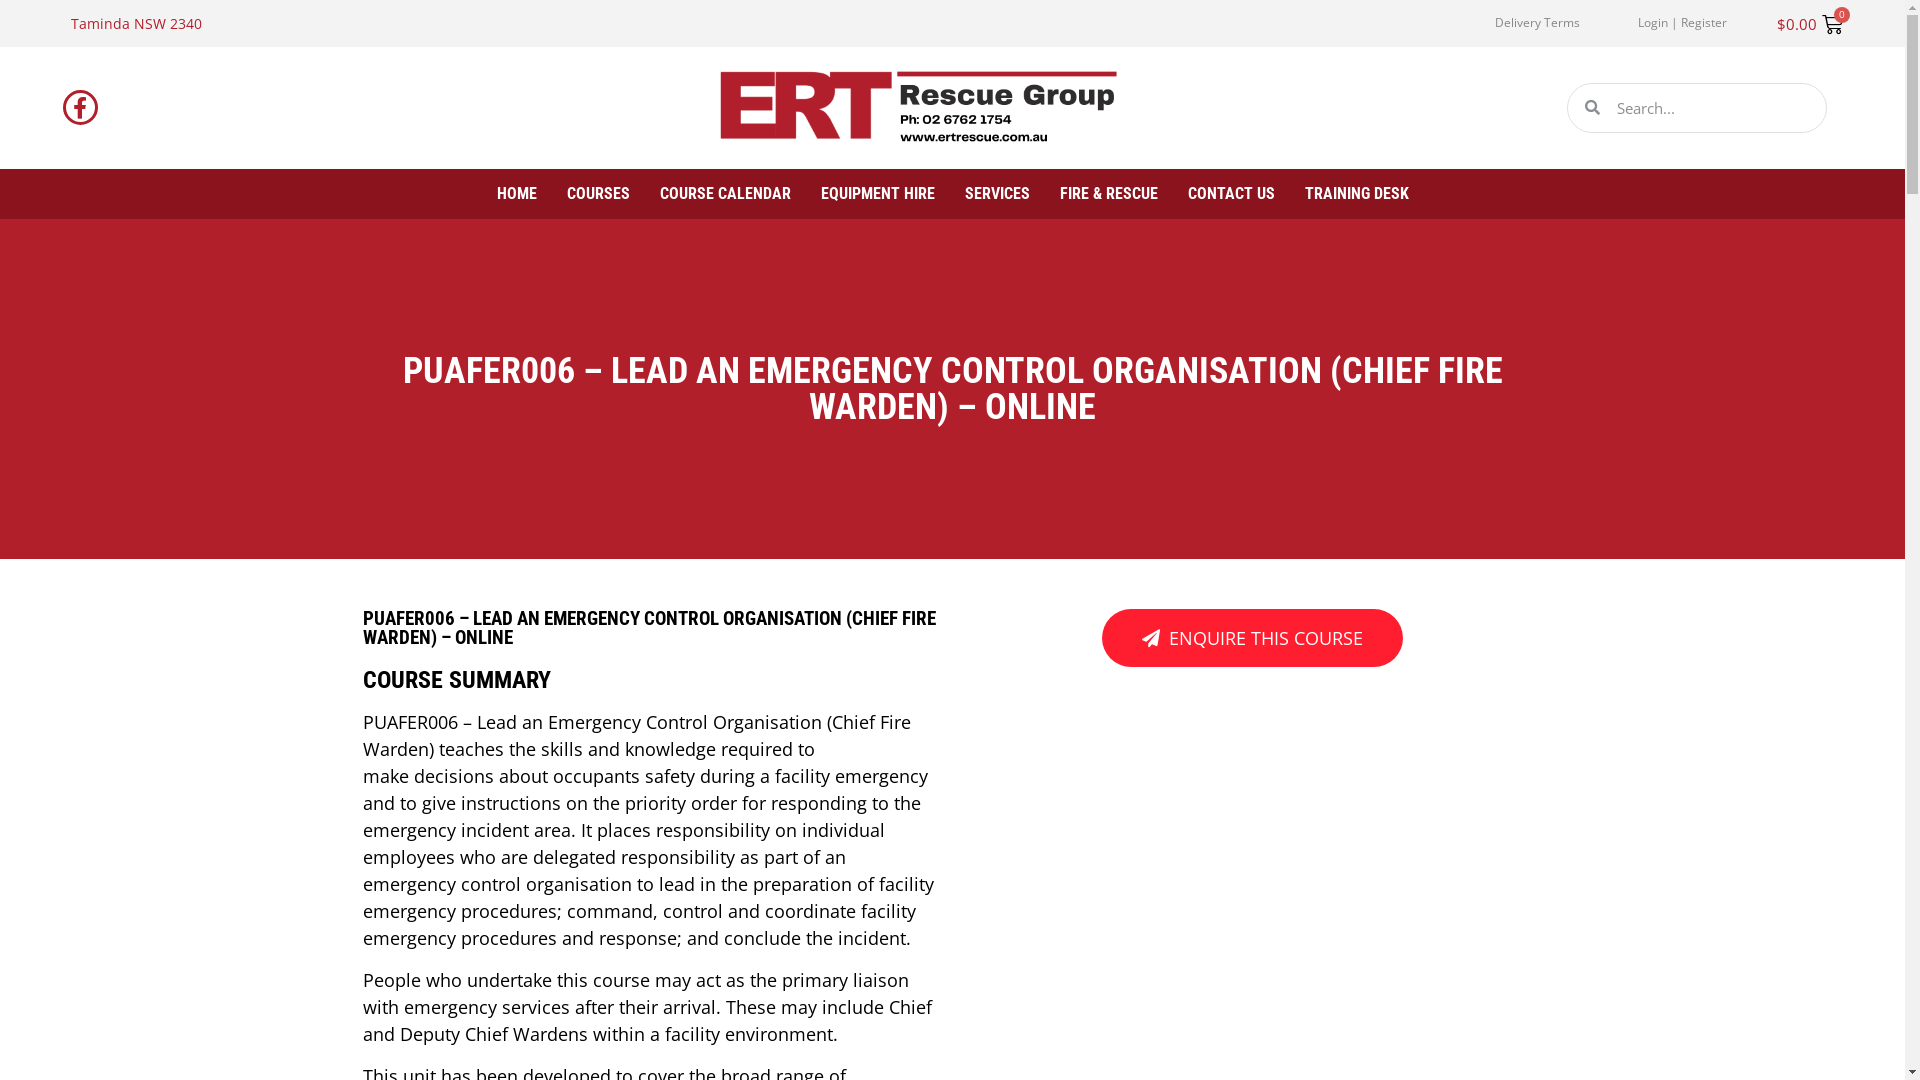 Image resolution: width=1920 pixels, height=1080 pixels. What do you see at coordinates (516, 193) in the screenshot?
I see `'HOME'` at bounding box center [516, 193].